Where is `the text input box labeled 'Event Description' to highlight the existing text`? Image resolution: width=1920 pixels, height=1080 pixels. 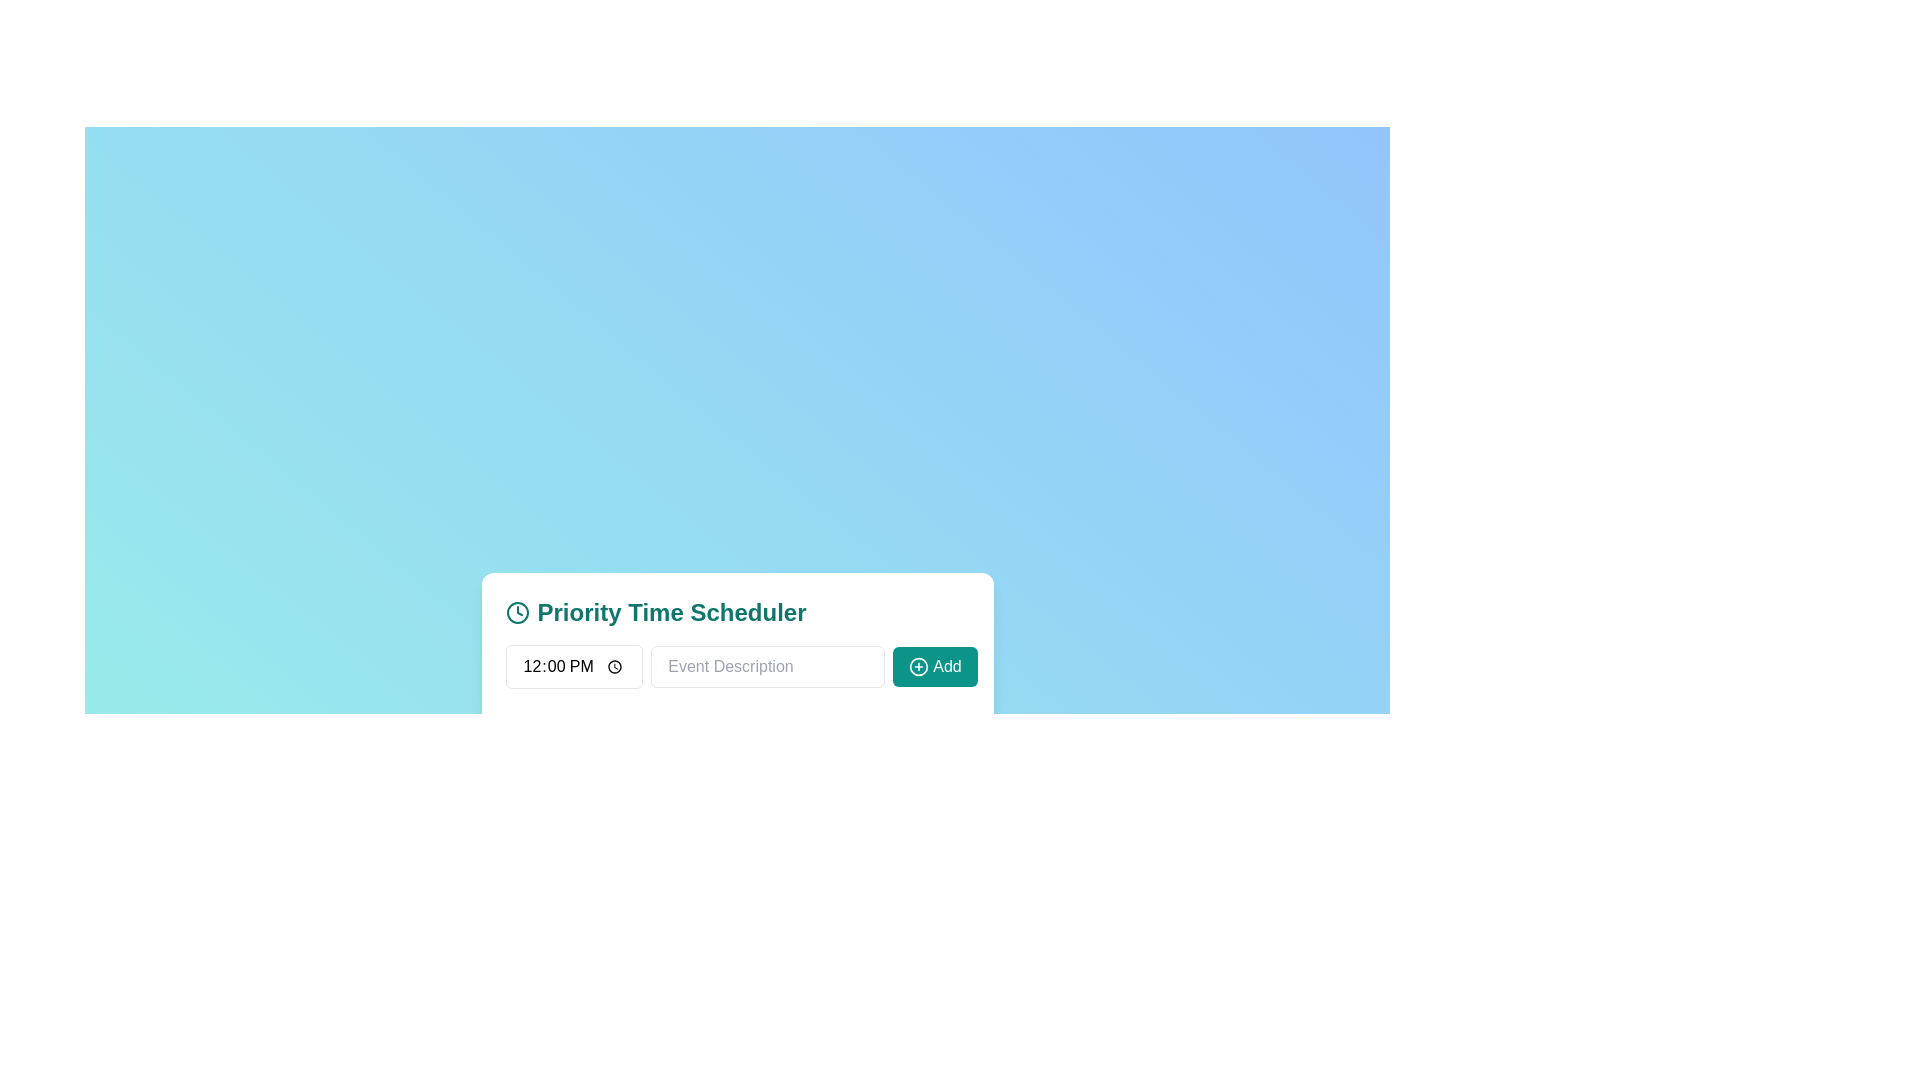
the text input box labeled 'Event Description' to highlight the existing text is located at coordinates (767, 667).